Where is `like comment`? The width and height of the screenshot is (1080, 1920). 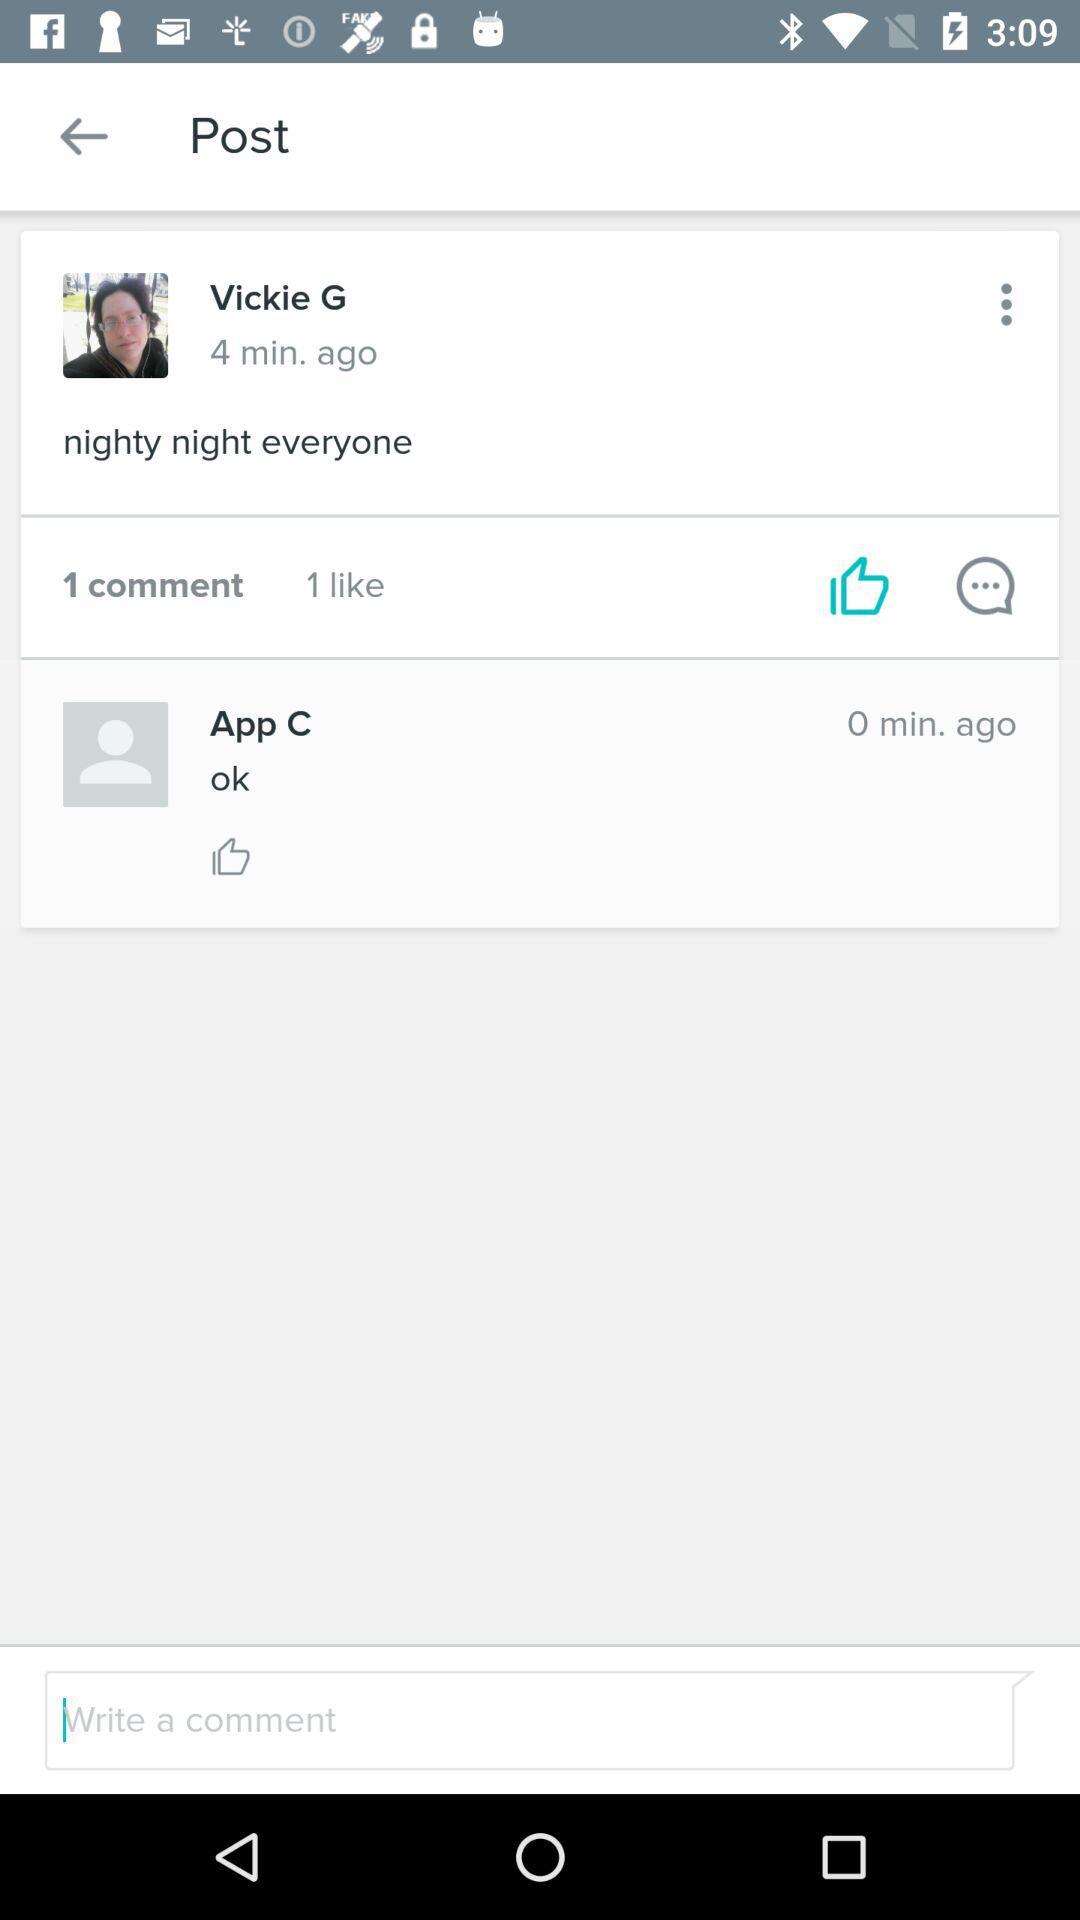 like comment is located at coordinates (230, 856).